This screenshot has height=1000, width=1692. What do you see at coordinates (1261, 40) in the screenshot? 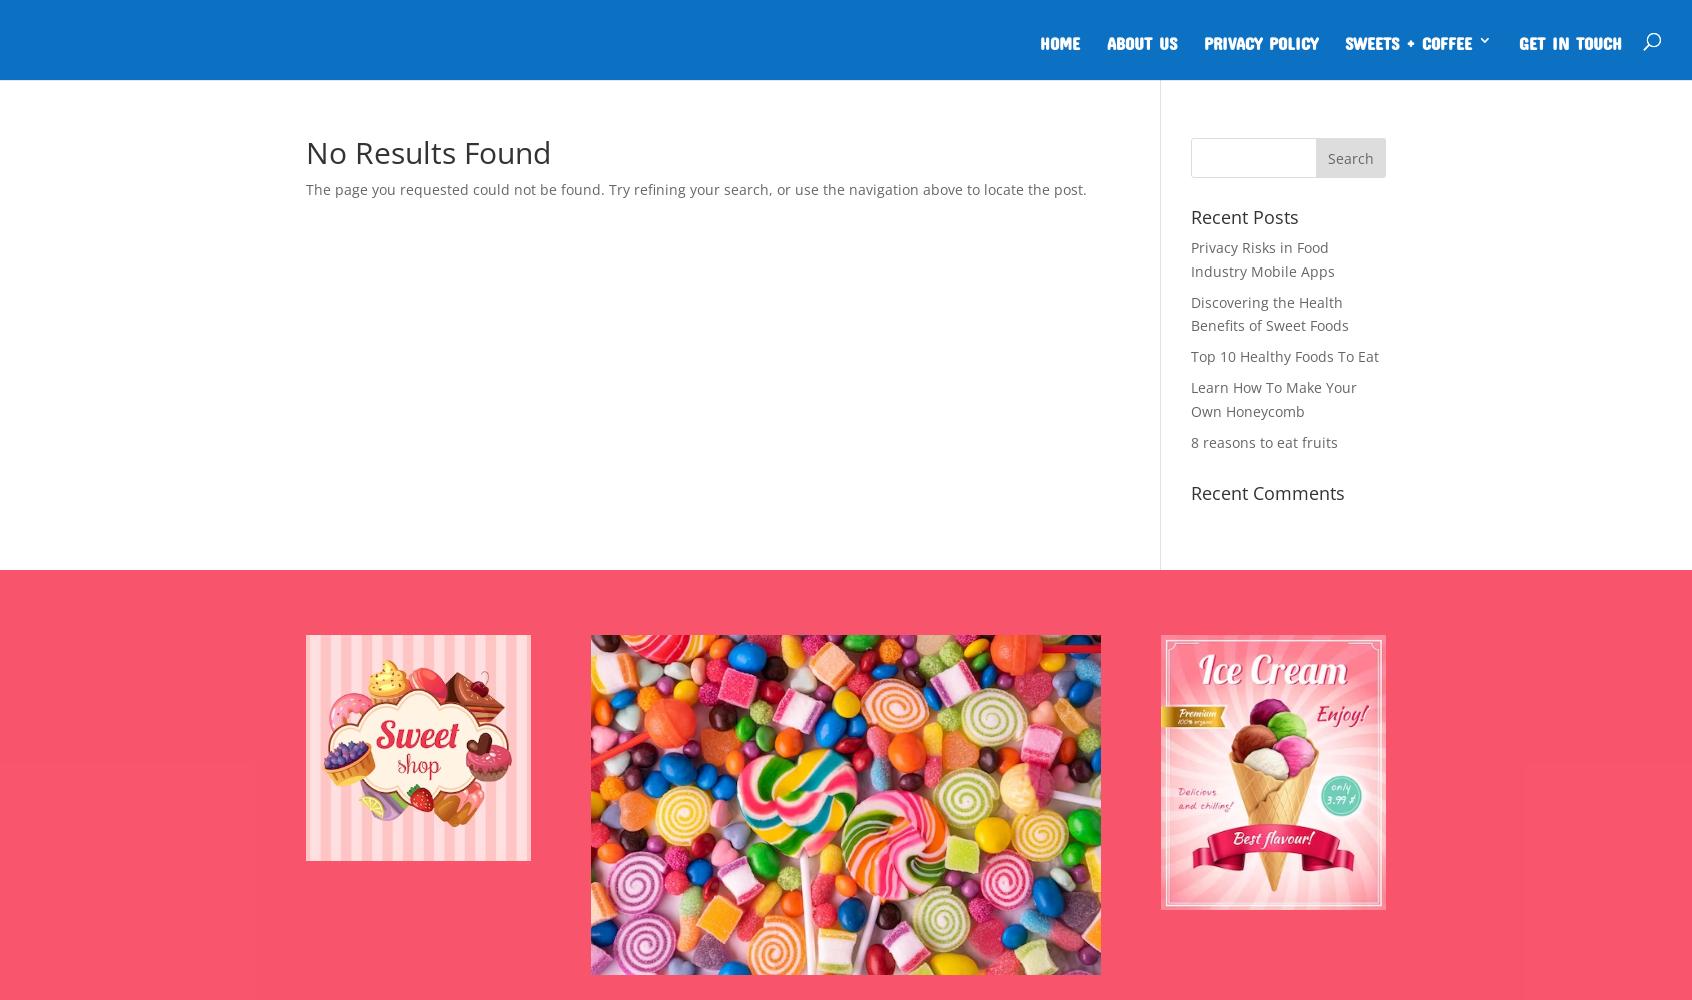
I see `'Privacy Policy'` at bounding box center [1261, 40].